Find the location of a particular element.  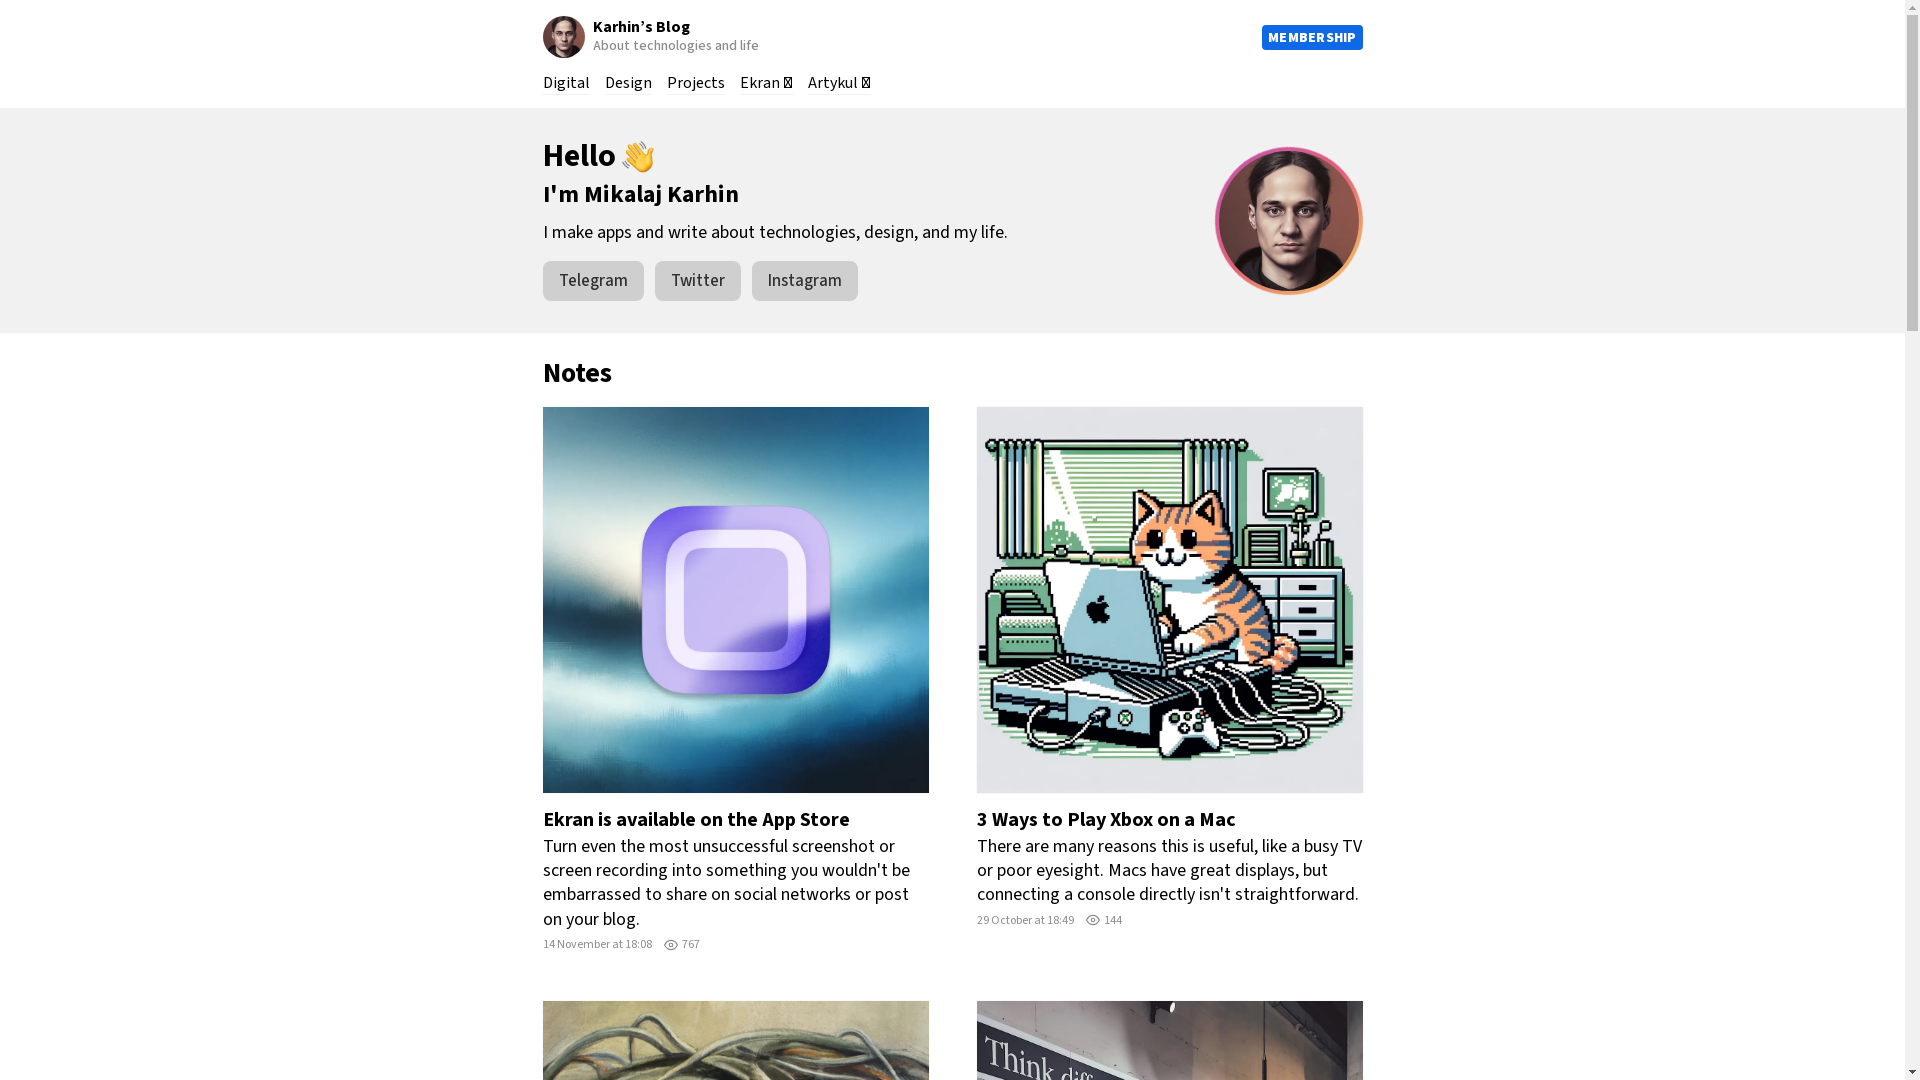

'Digital' is located at coordinates (542, 82).